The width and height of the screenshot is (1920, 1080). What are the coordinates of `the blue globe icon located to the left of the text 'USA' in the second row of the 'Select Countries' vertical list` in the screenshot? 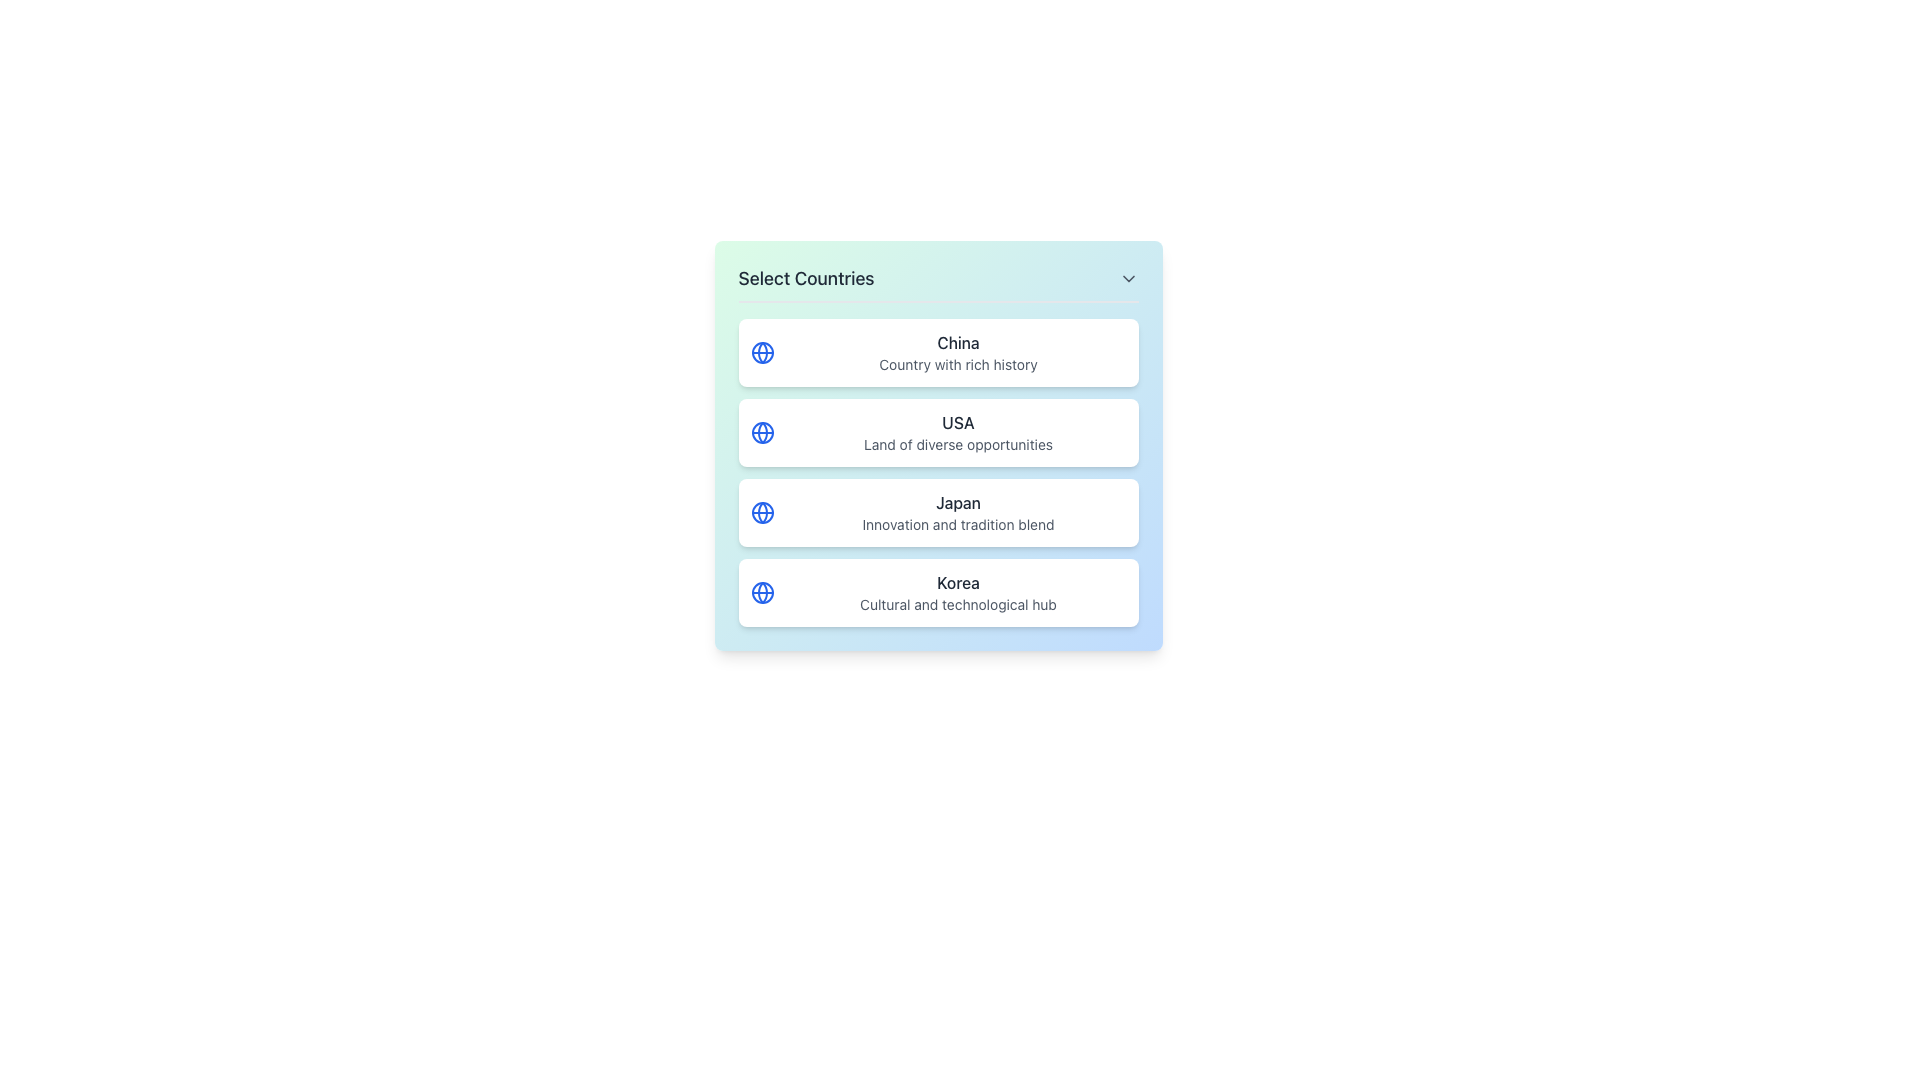 It's located at (761, 431).